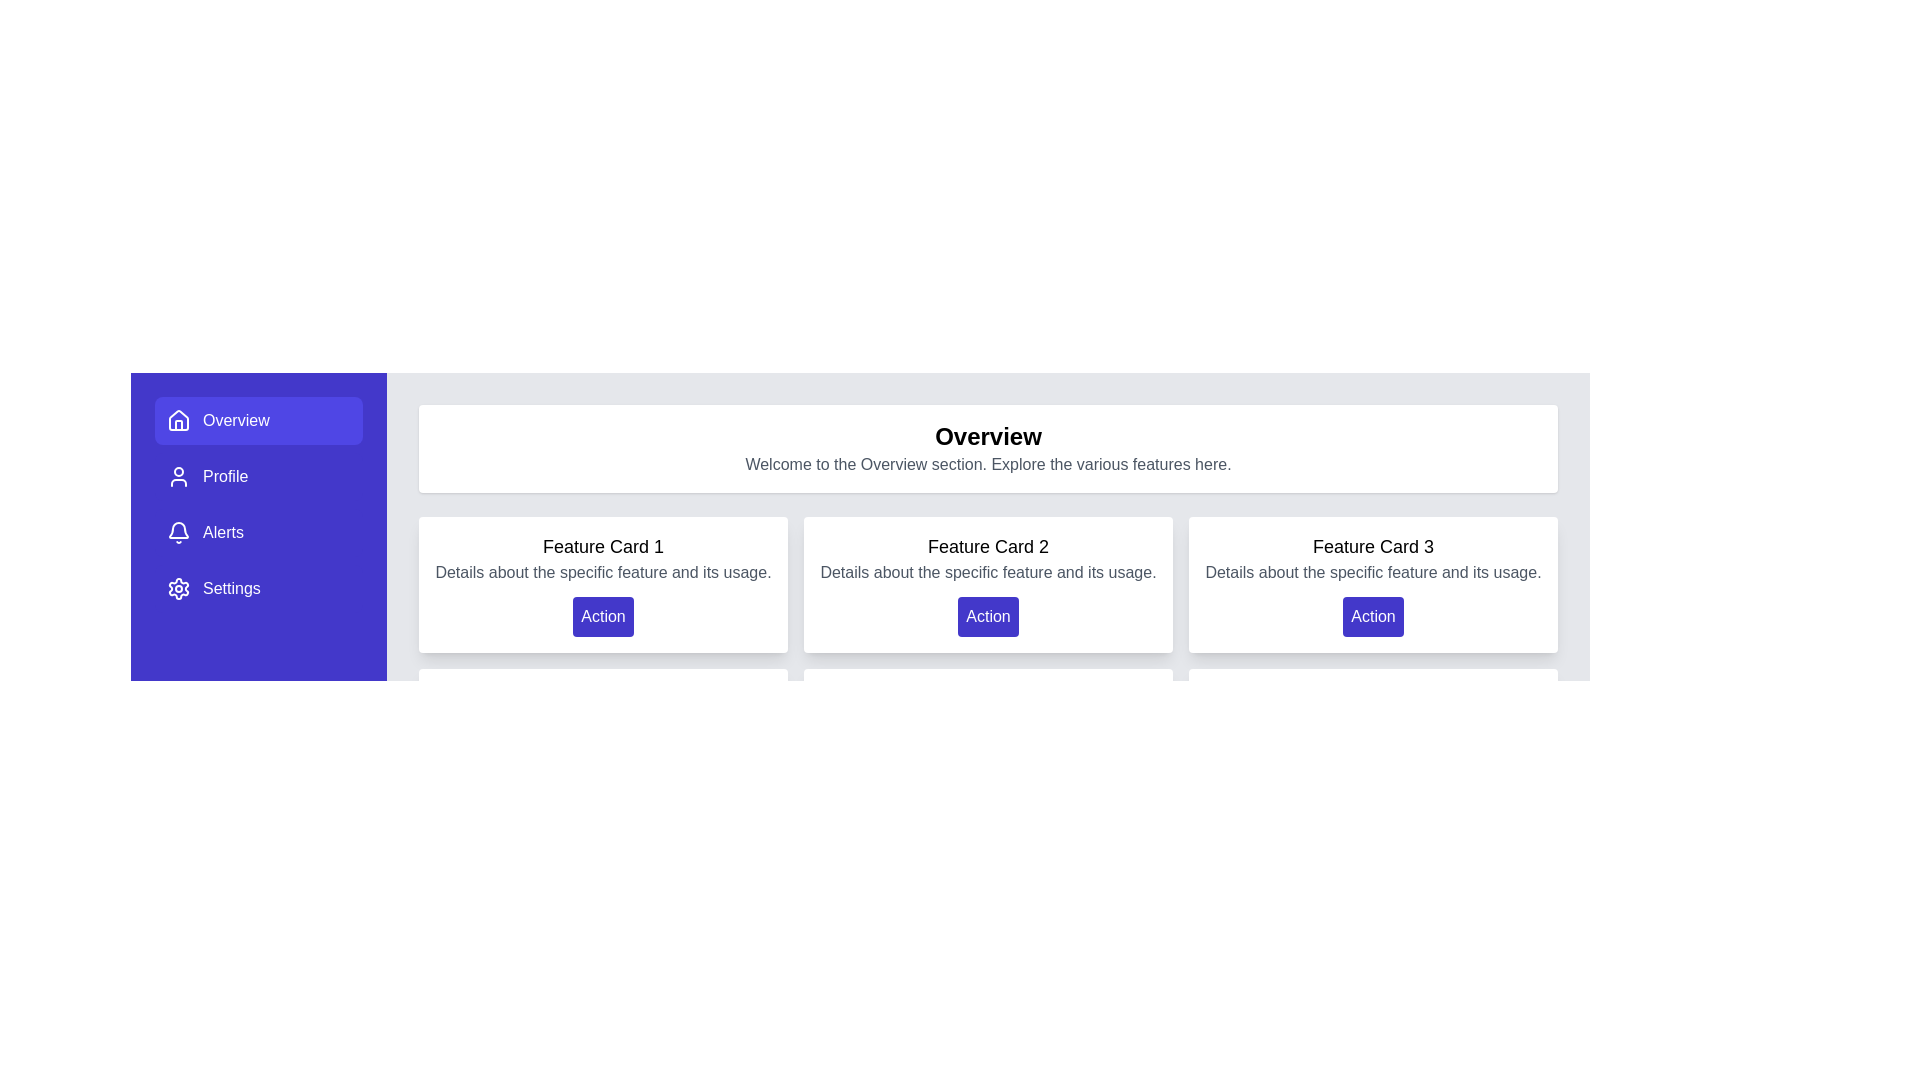  Describe the element at coordinates (988, 585) in the screenshot. I see `the Feature card located in the central column beneath the 'Overview' title to observe any hover effects` at that location.